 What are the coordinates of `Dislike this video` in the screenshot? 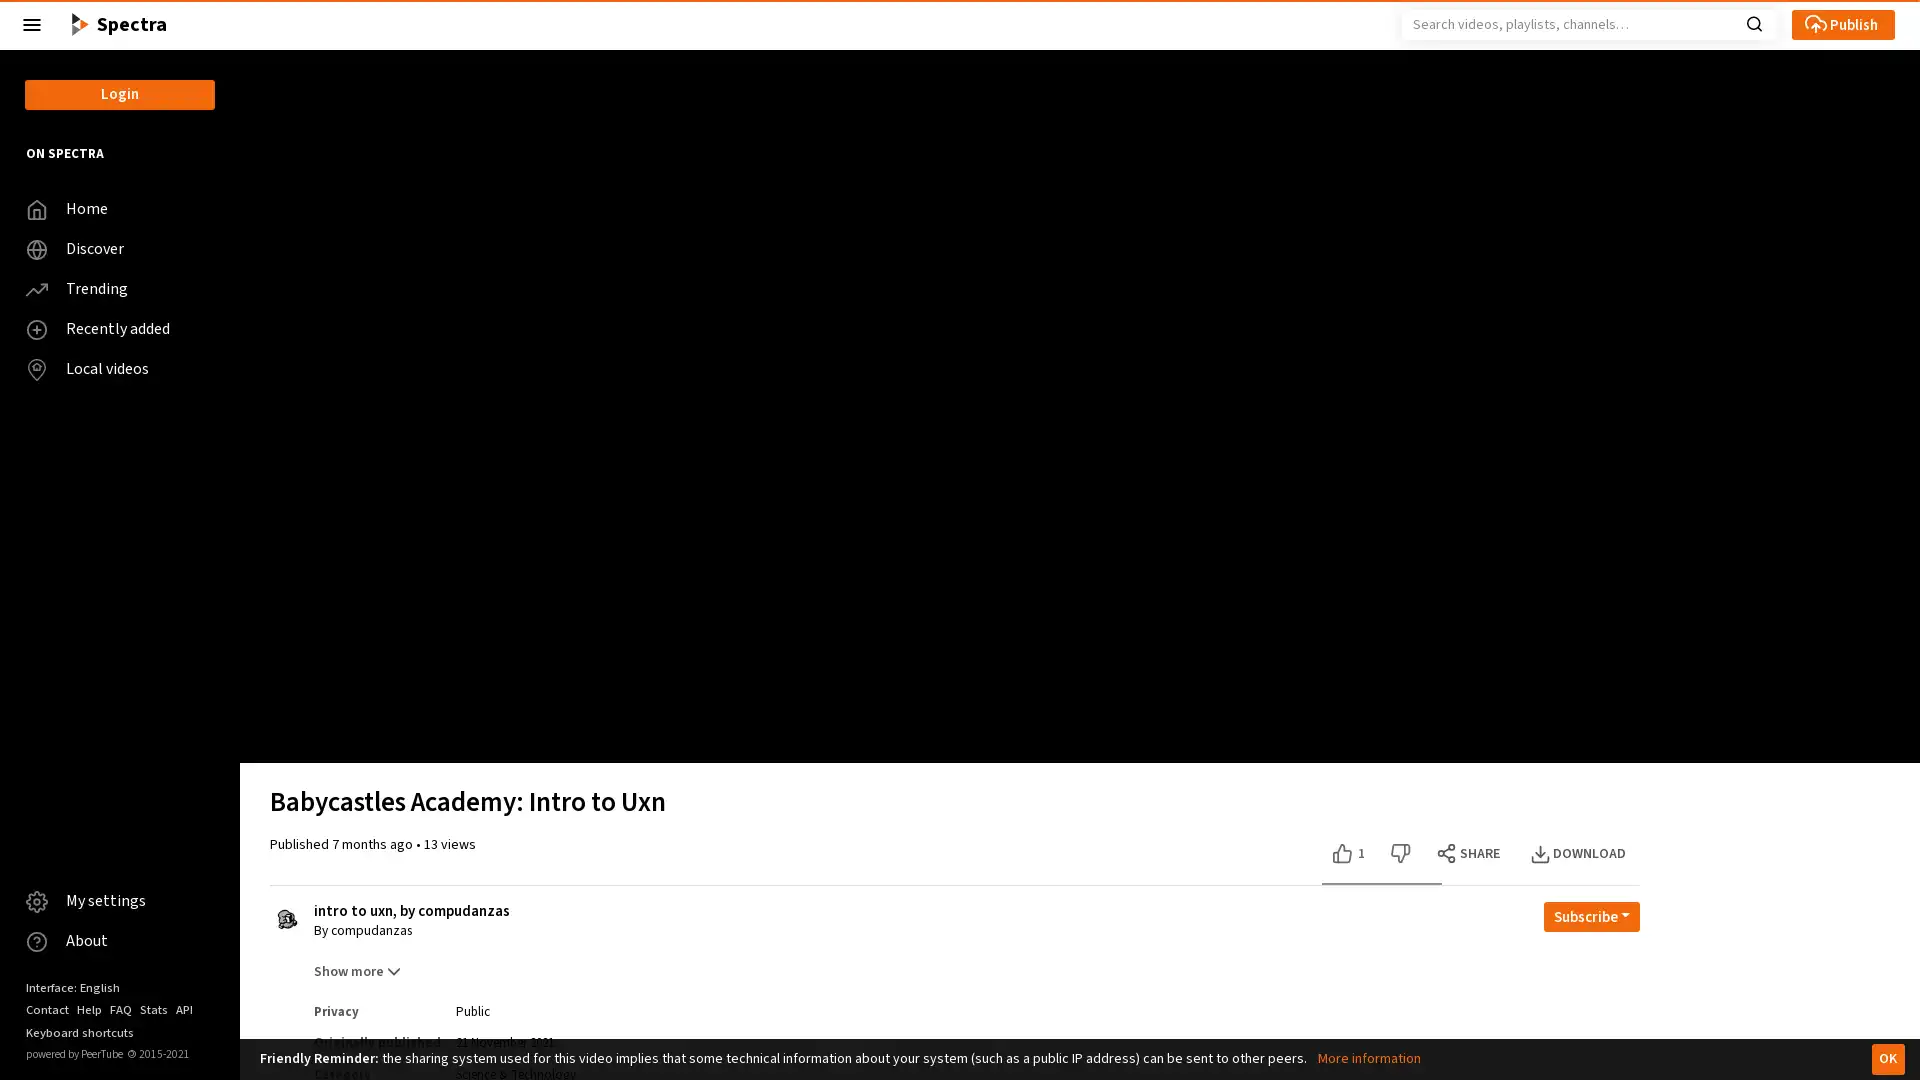 It's located at (1399, 853).